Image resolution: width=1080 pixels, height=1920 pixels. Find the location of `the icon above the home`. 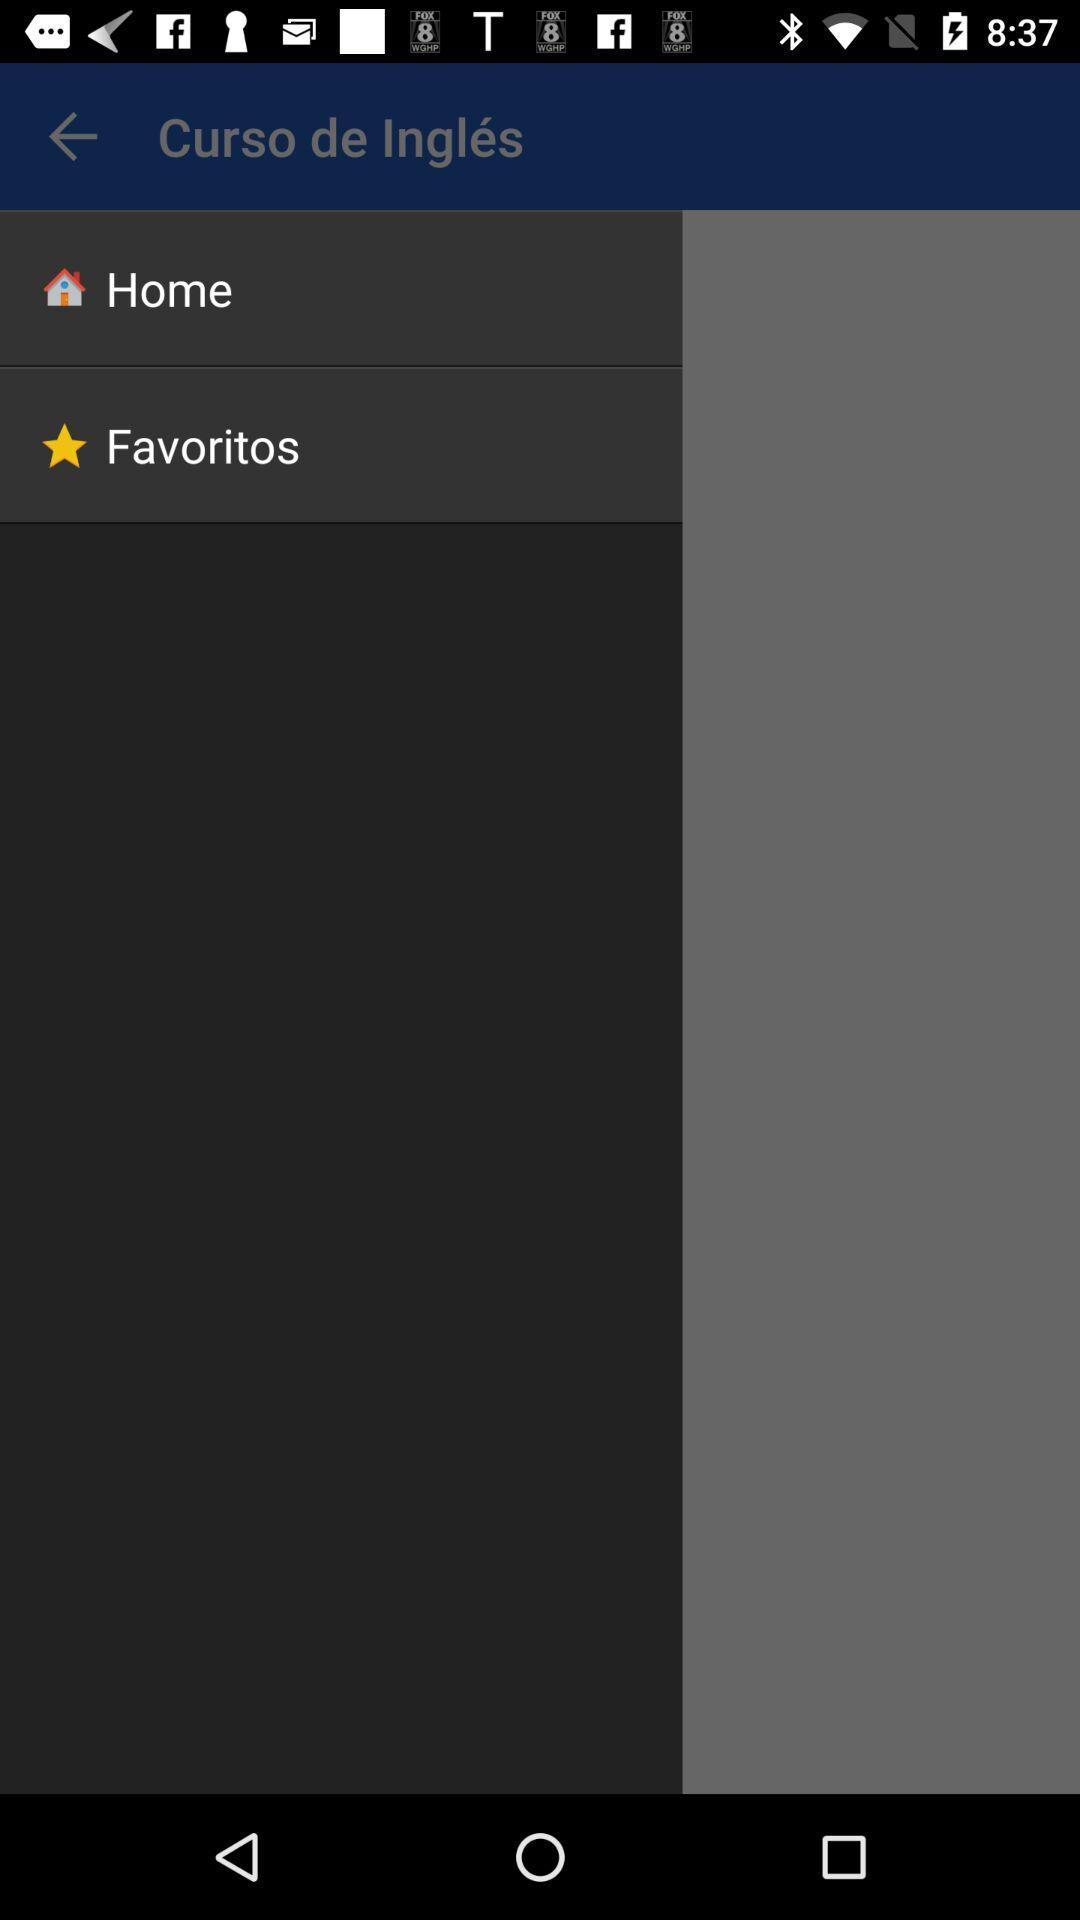

the icon above the home is located at coordinates (72, 135).